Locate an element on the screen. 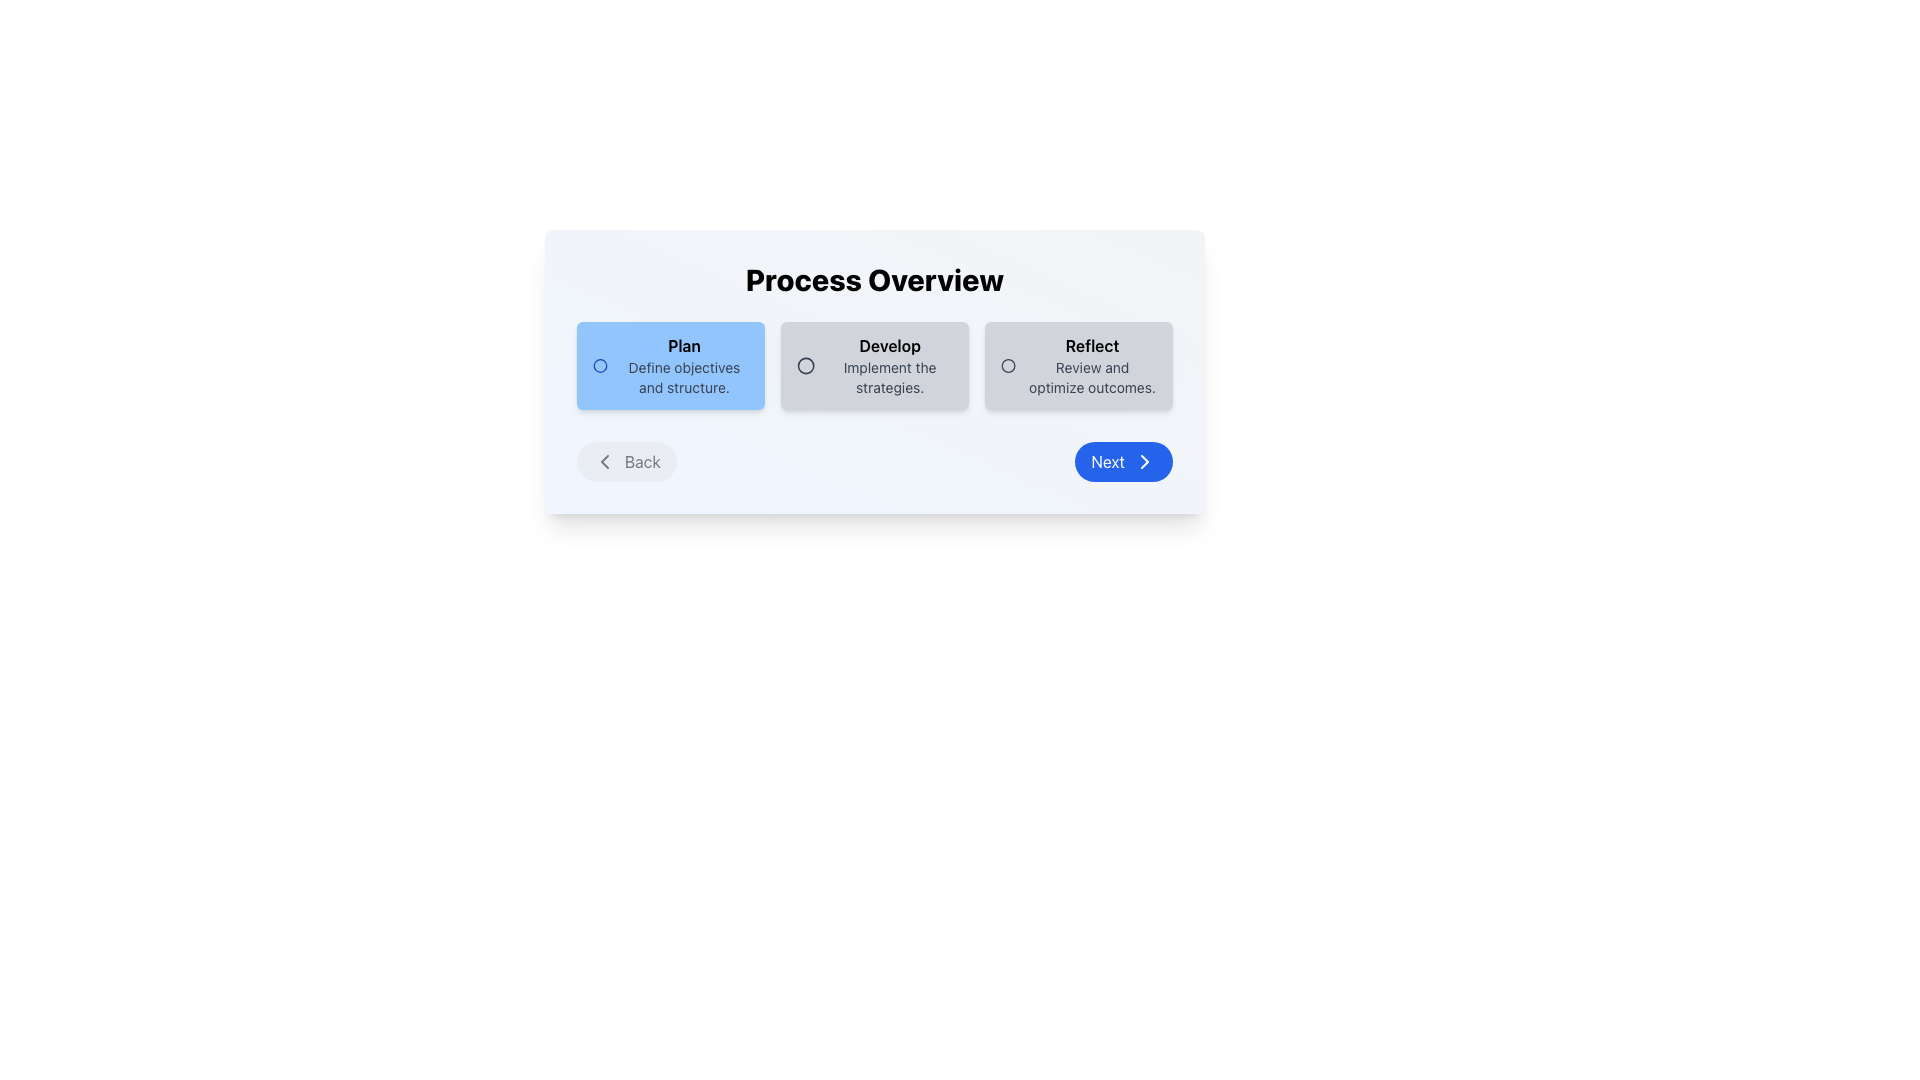  the decorative circle located in the 'Plan' section of the 'Process Overview' card, which is positioned to the left of the text 'Define objectives and structure.' is located at coordinates (599, 366).